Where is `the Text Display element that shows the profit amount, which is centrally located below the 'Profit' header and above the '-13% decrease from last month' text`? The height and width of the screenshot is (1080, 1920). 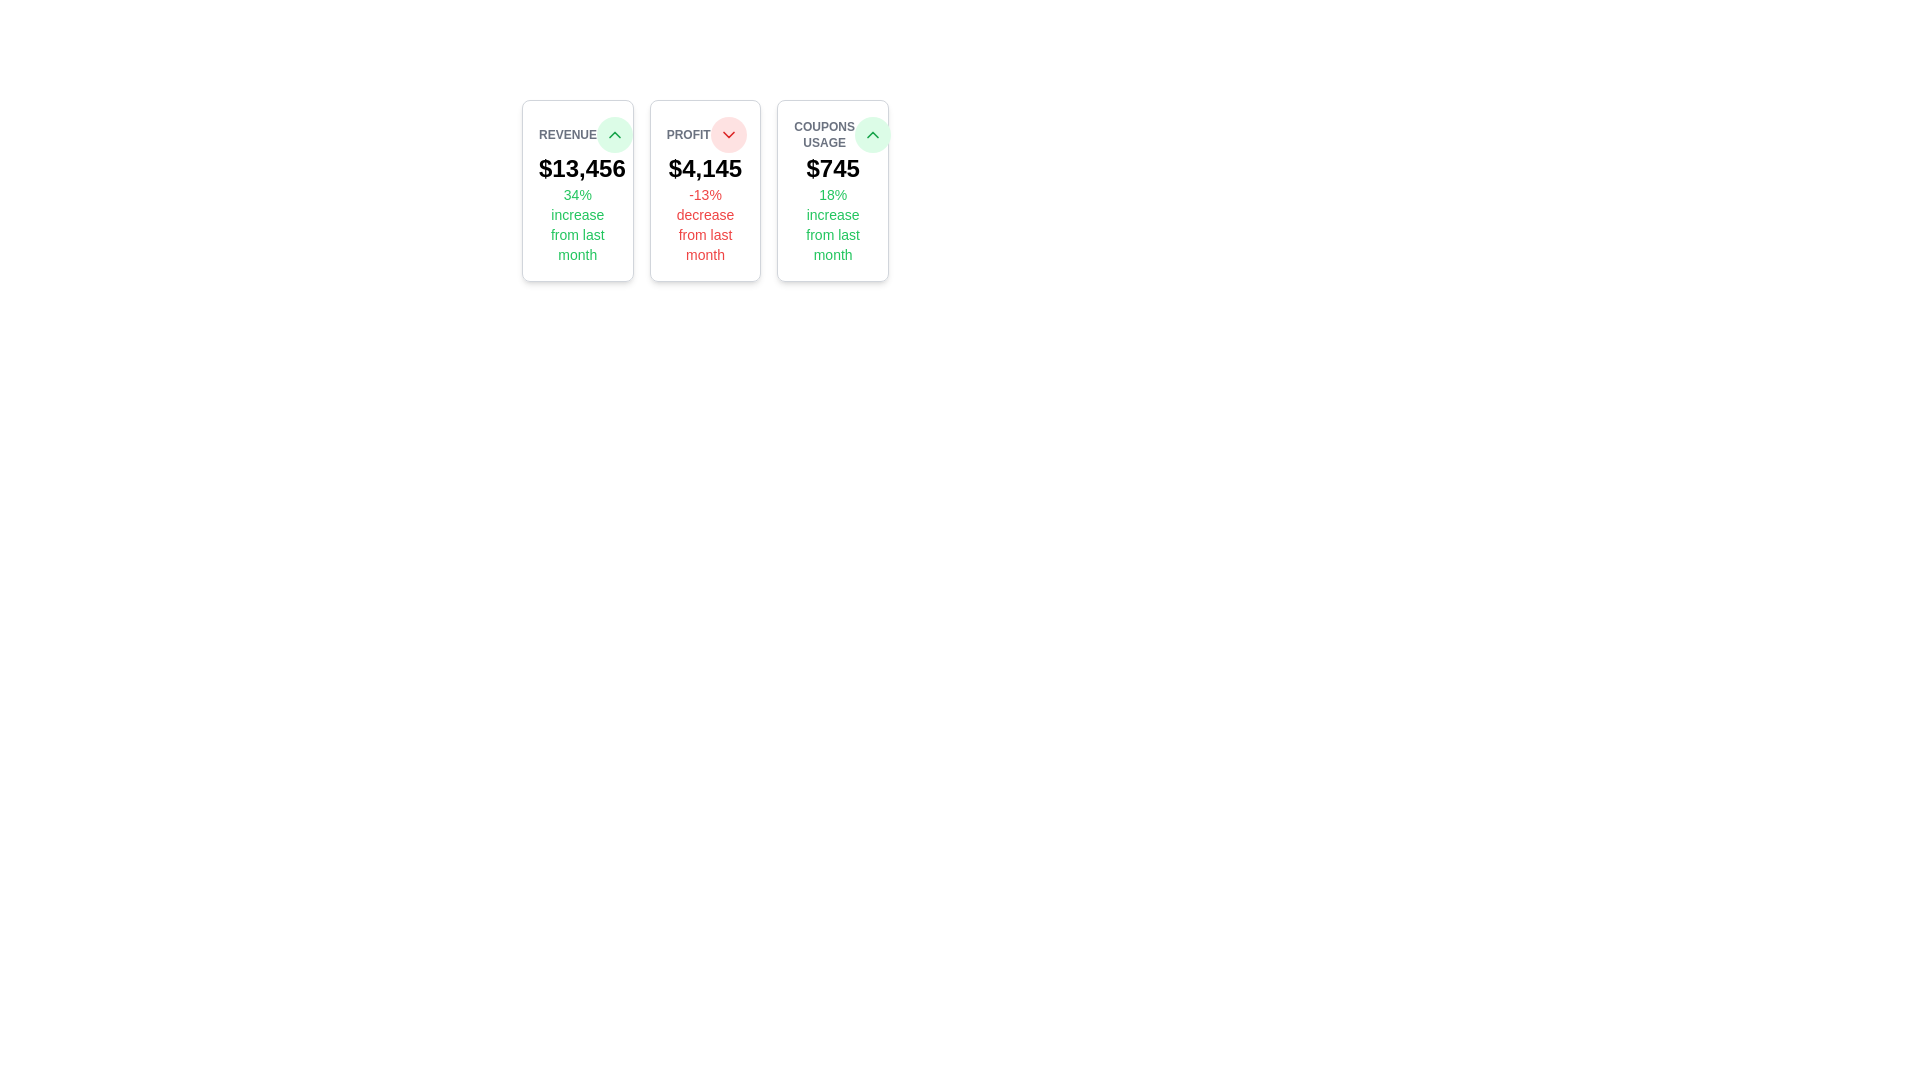 the Text Display element that shows the profit amount, which is centrally located below the 'Profit' header and above the '-13% decrease from last month' text is located at coordinates (705, 168).